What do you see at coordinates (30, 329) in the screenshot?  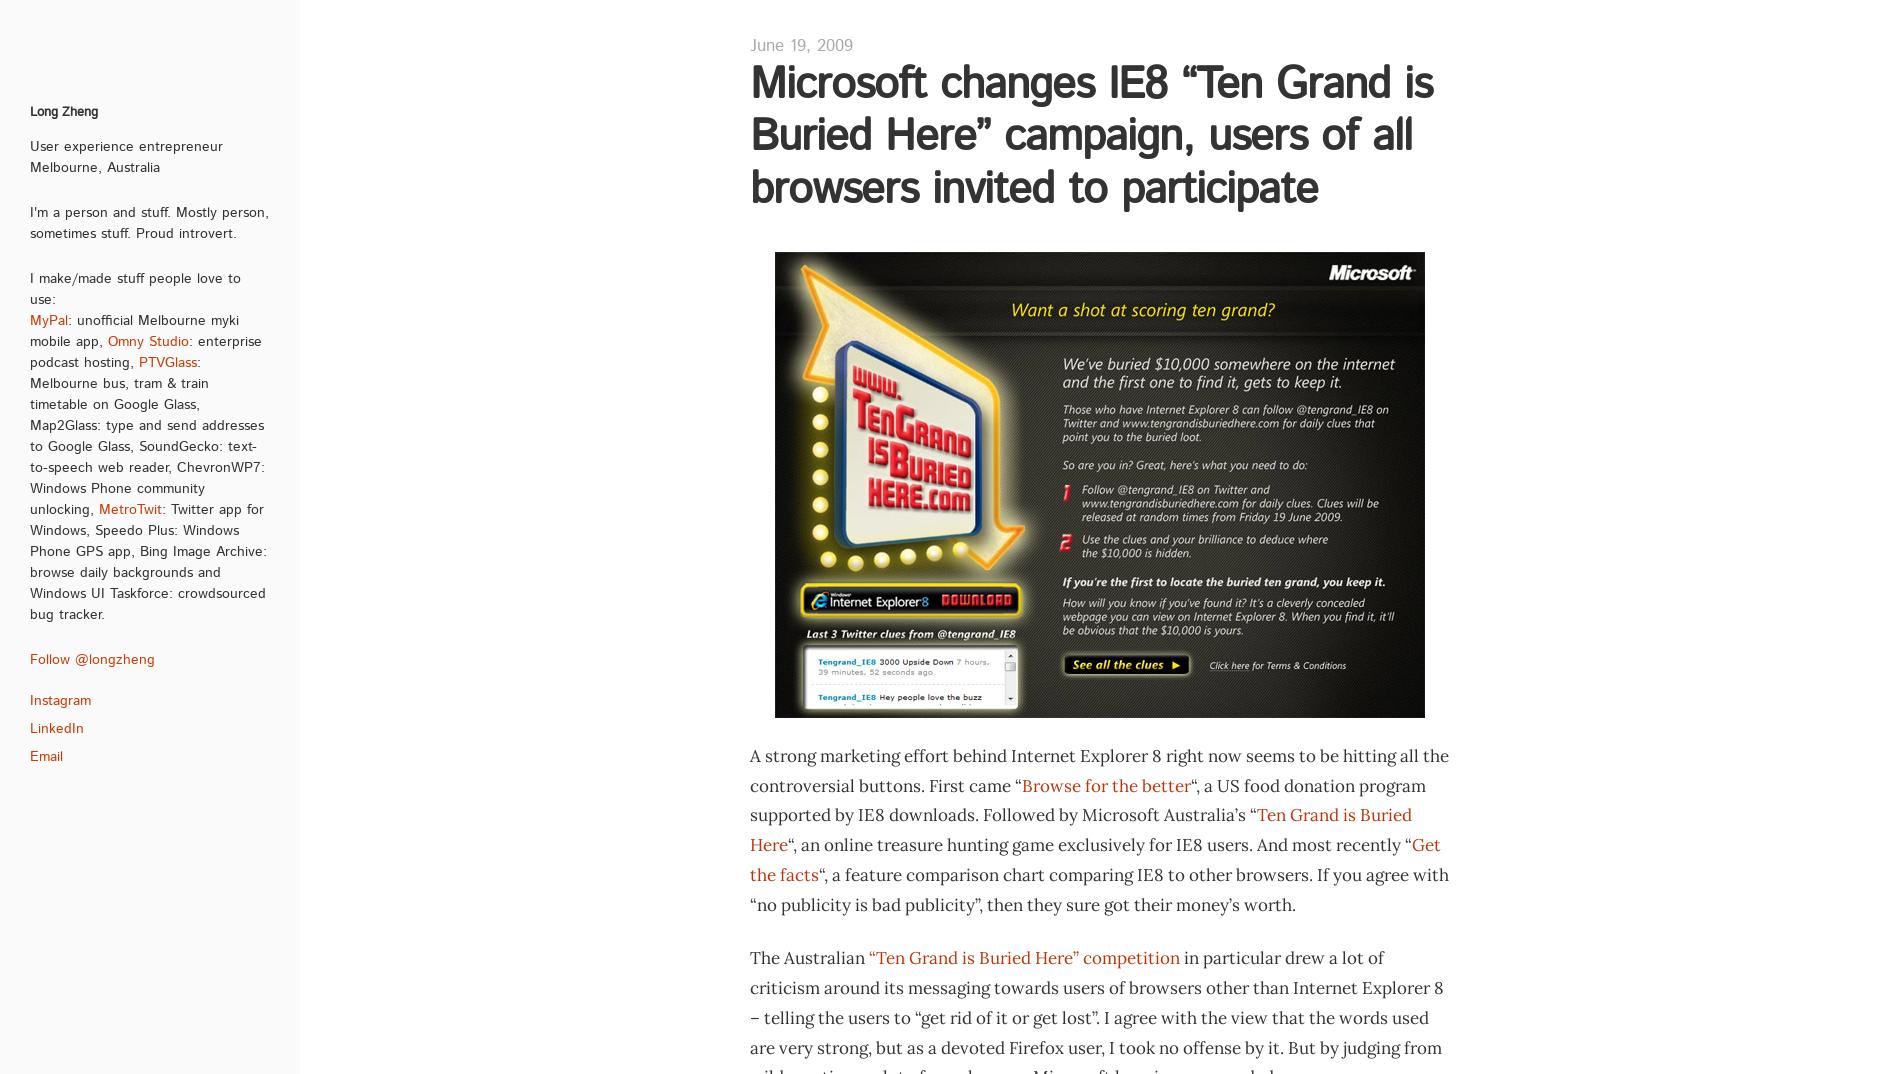 I see `': unofficial Melbourne myki mobile app,'` at bounding box center [30, 329].